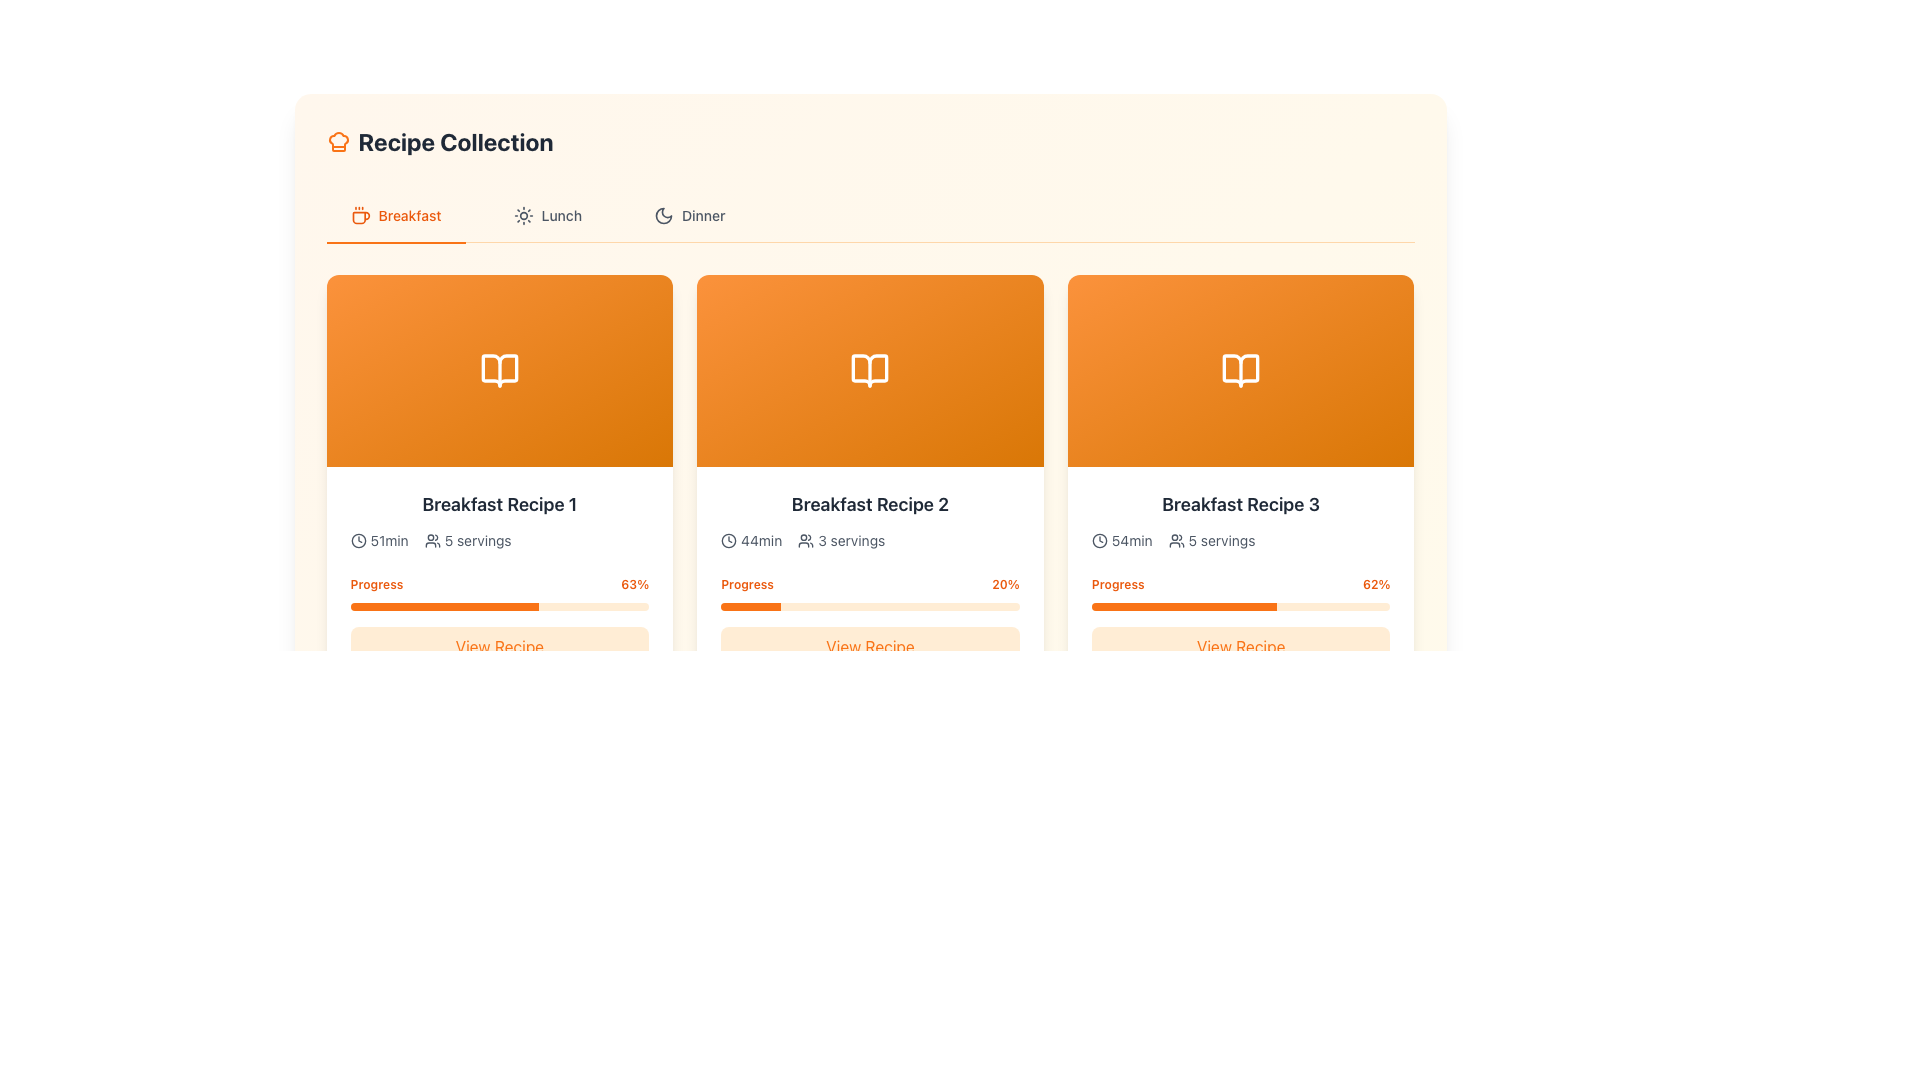  Describe the element at coordinates (477, 540) in the screenshot. I see `the Static Text Label that indicates the number of servings for 'Breakfast Recipe 1', located directly to the right of the servings icon` at that location.